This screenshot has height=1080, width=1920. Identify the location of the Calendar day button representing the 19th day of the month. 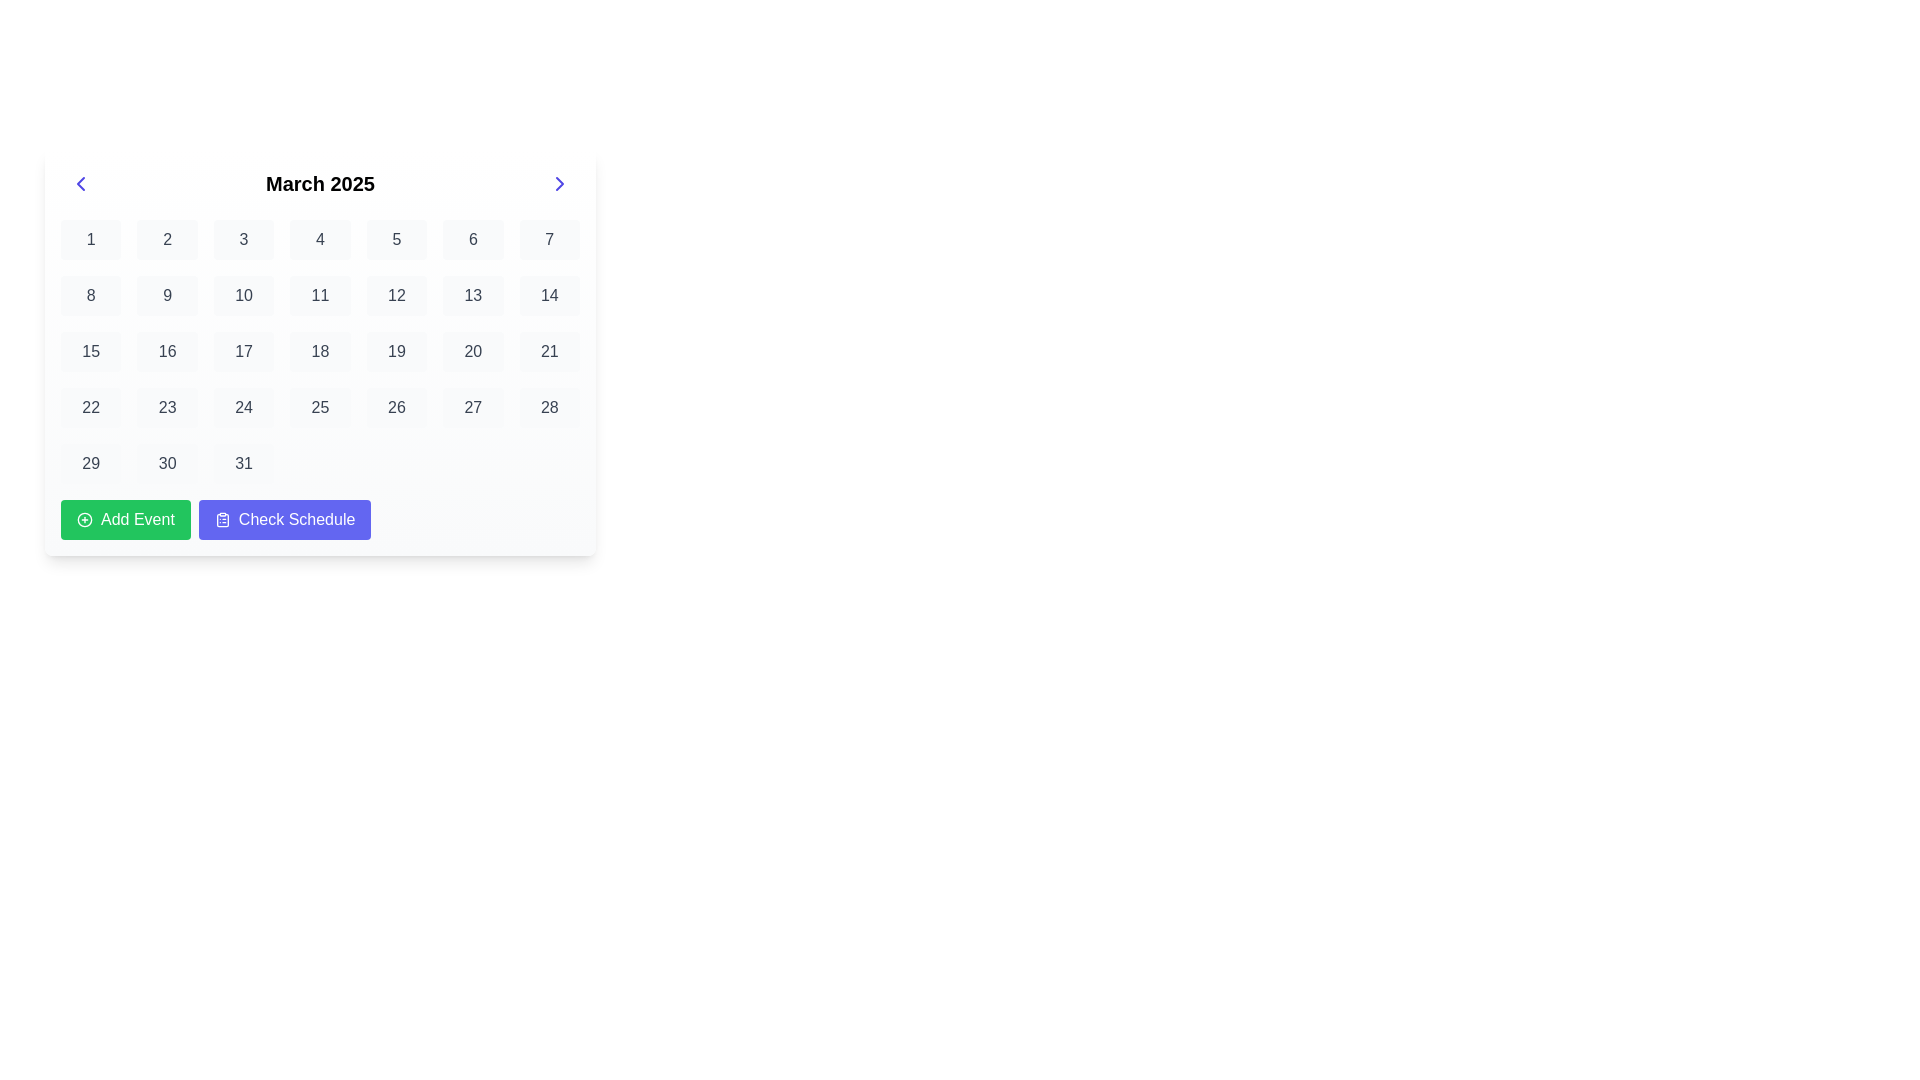
(396, 350).